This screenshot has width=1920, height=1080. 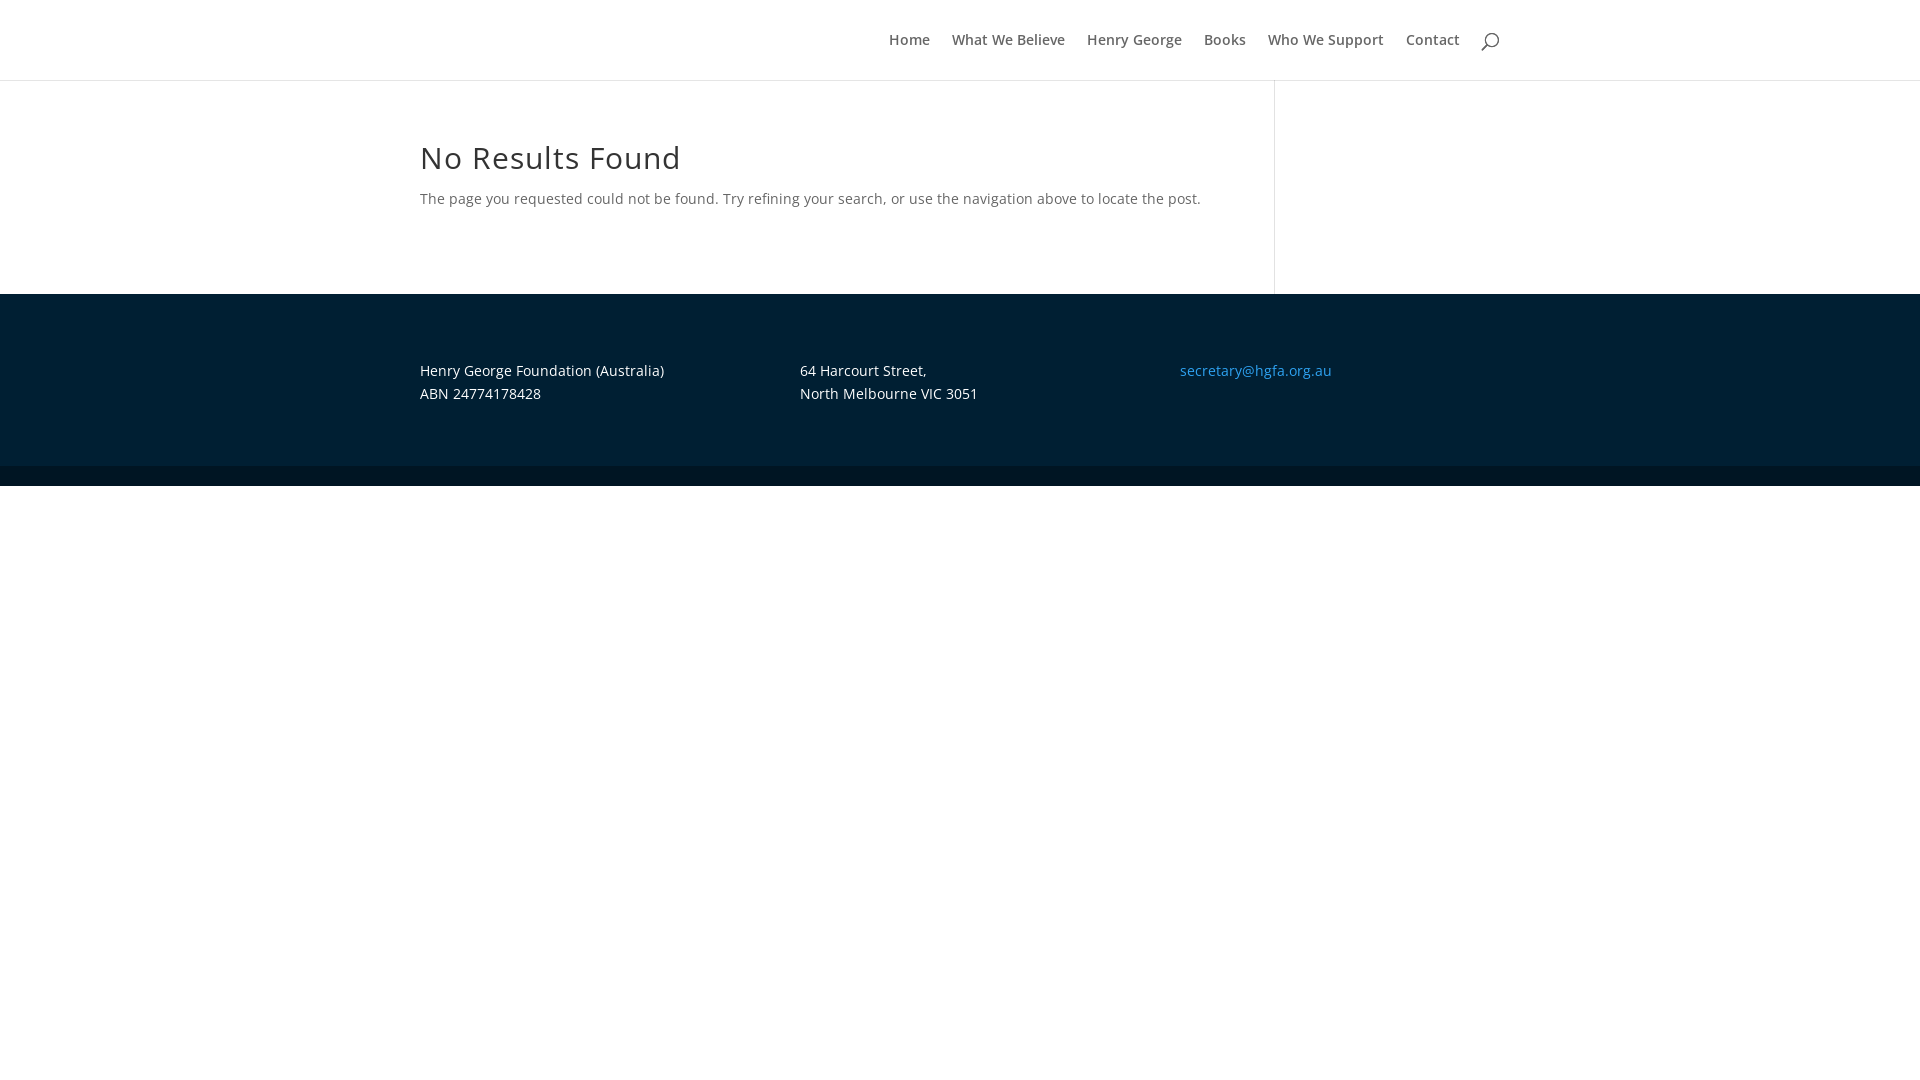 What do you see at coordinates (908, 55) in the screenshot?
I see `'Home'` at bounding box center [908, 55].